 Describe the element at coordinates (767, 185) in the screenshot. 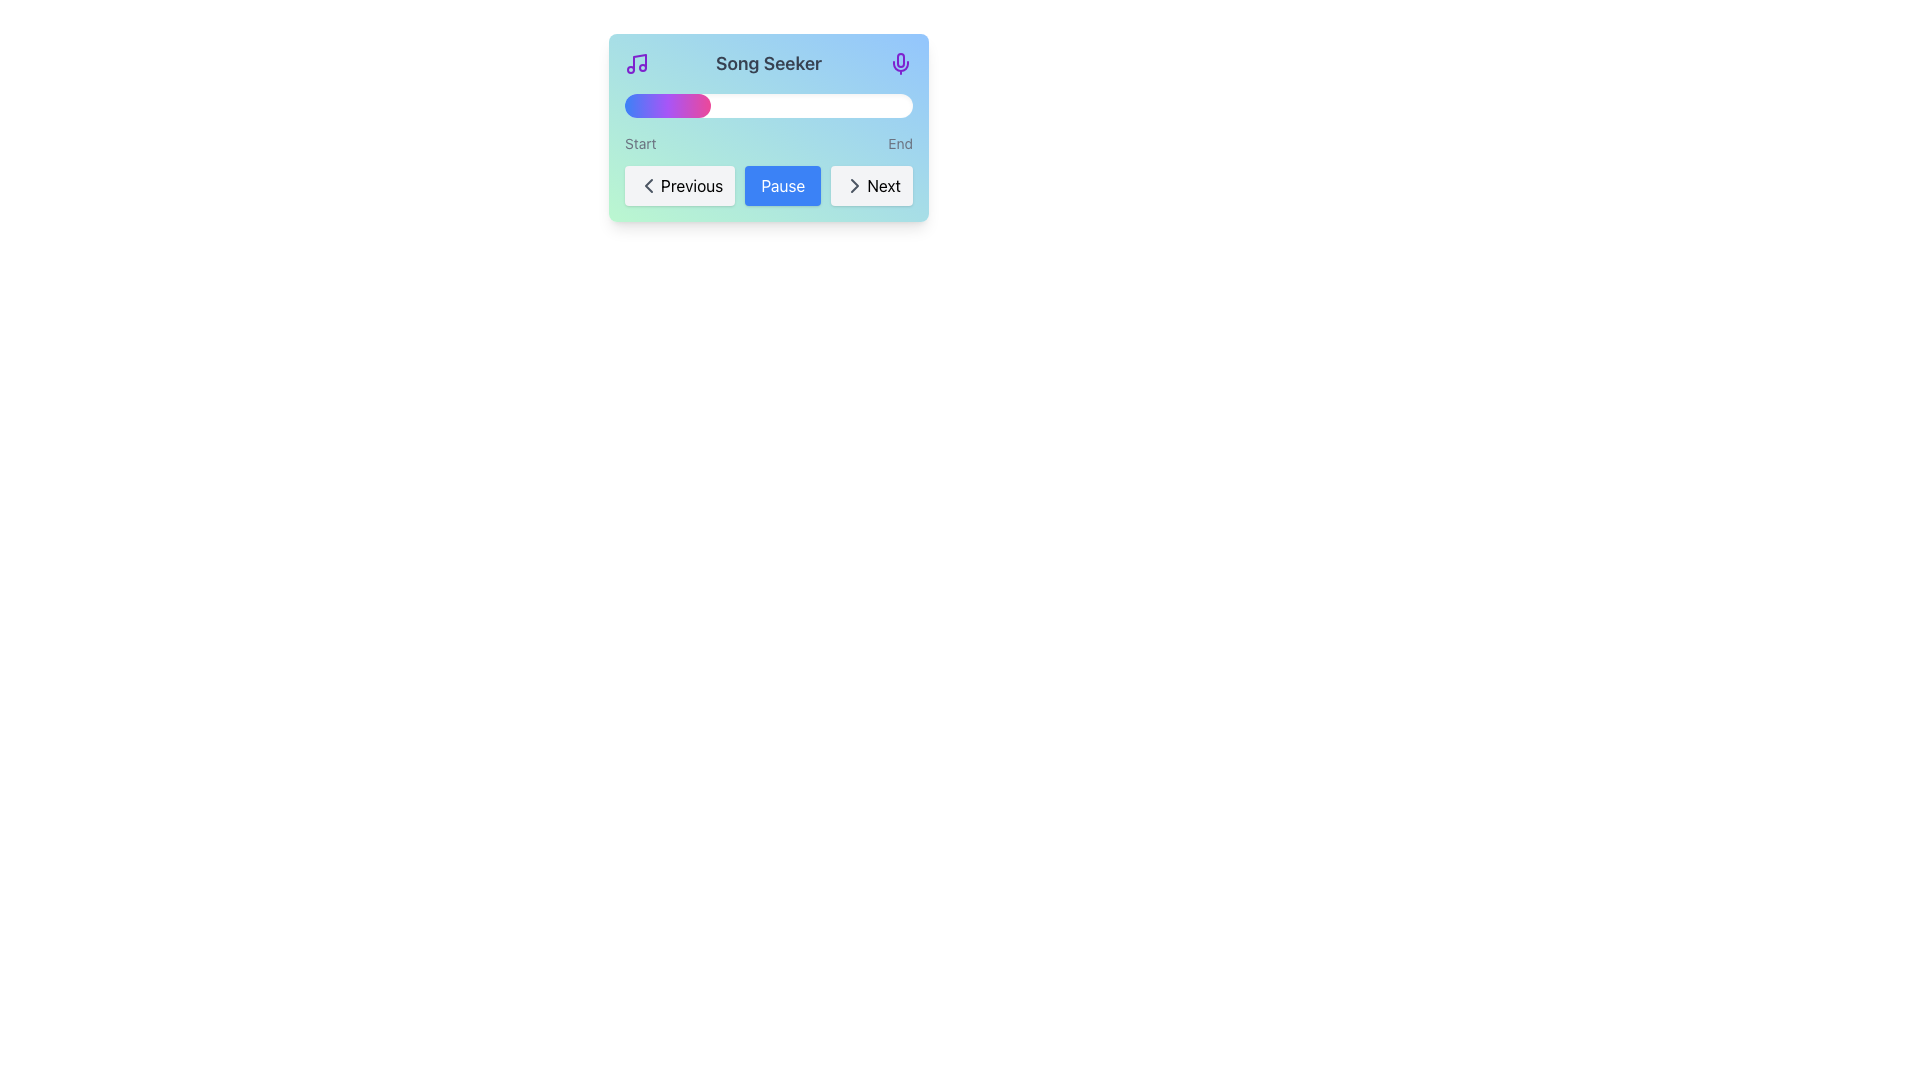

I see `the 'Pause' button, which has rounded corners, a blue background, and white text, located centrally between the 'Previous' and 'Next' buttons` at that location.